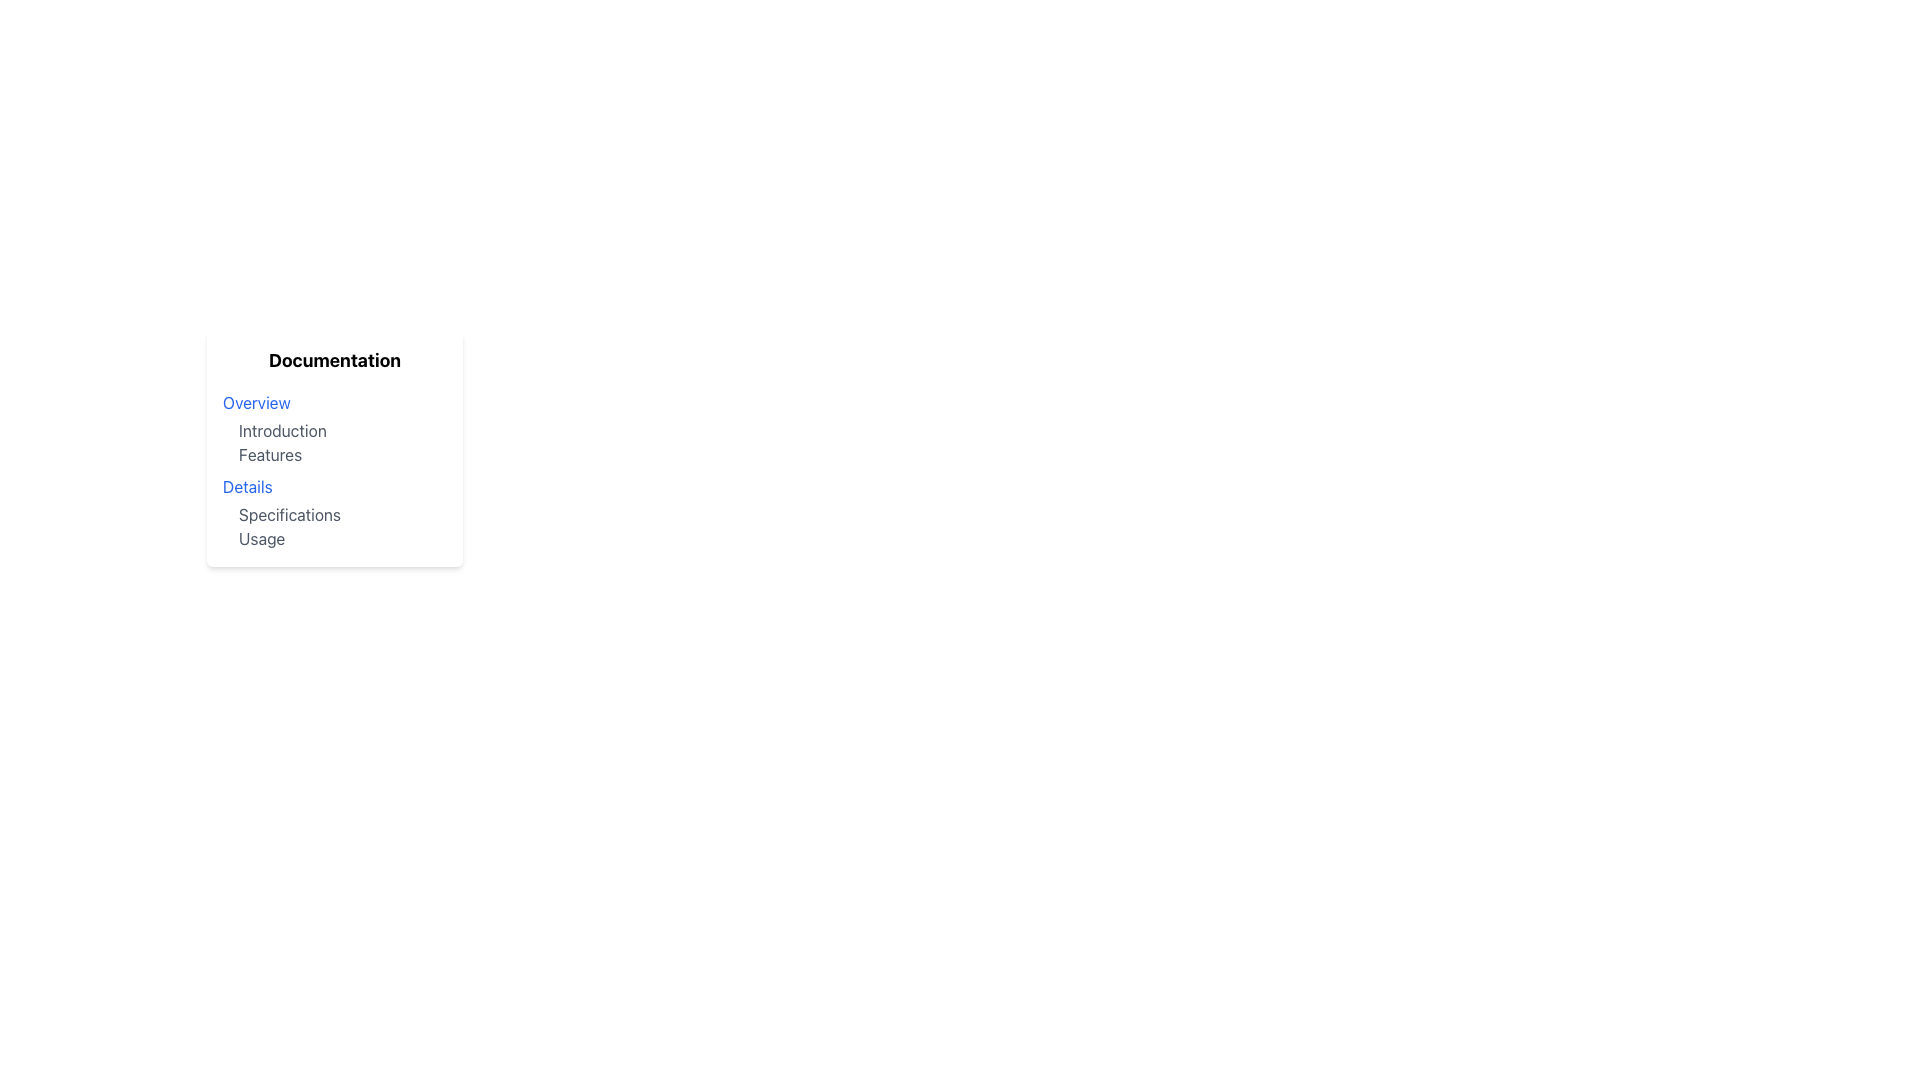  Describe the element at coordinates (255, 402) in the screenshot. I see `the blue-colored, underlined text hyperlink reading 'Overview' in the navigation menu to indicate interaction` at that location.